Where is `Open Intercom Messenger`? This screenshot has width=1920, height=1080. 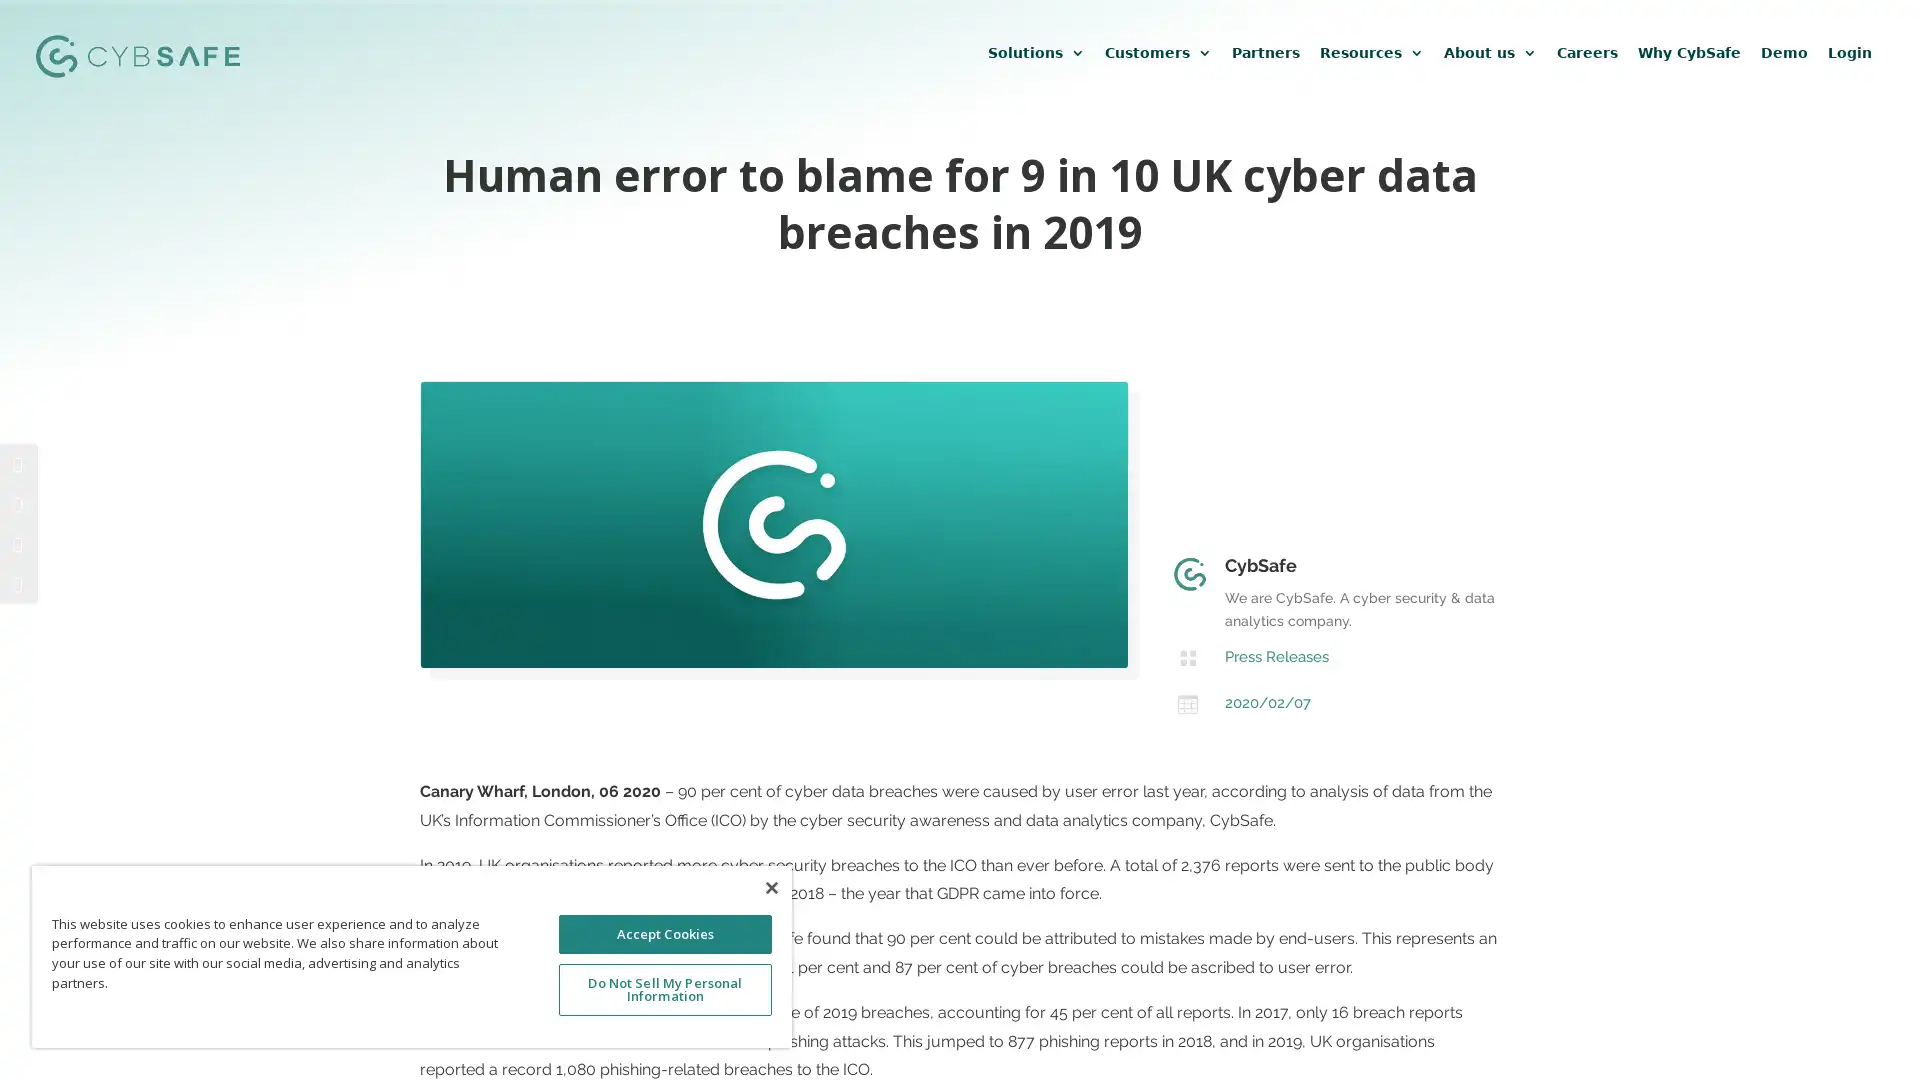 Open Intercom Messenger is located at coordinates (1869, 1029).